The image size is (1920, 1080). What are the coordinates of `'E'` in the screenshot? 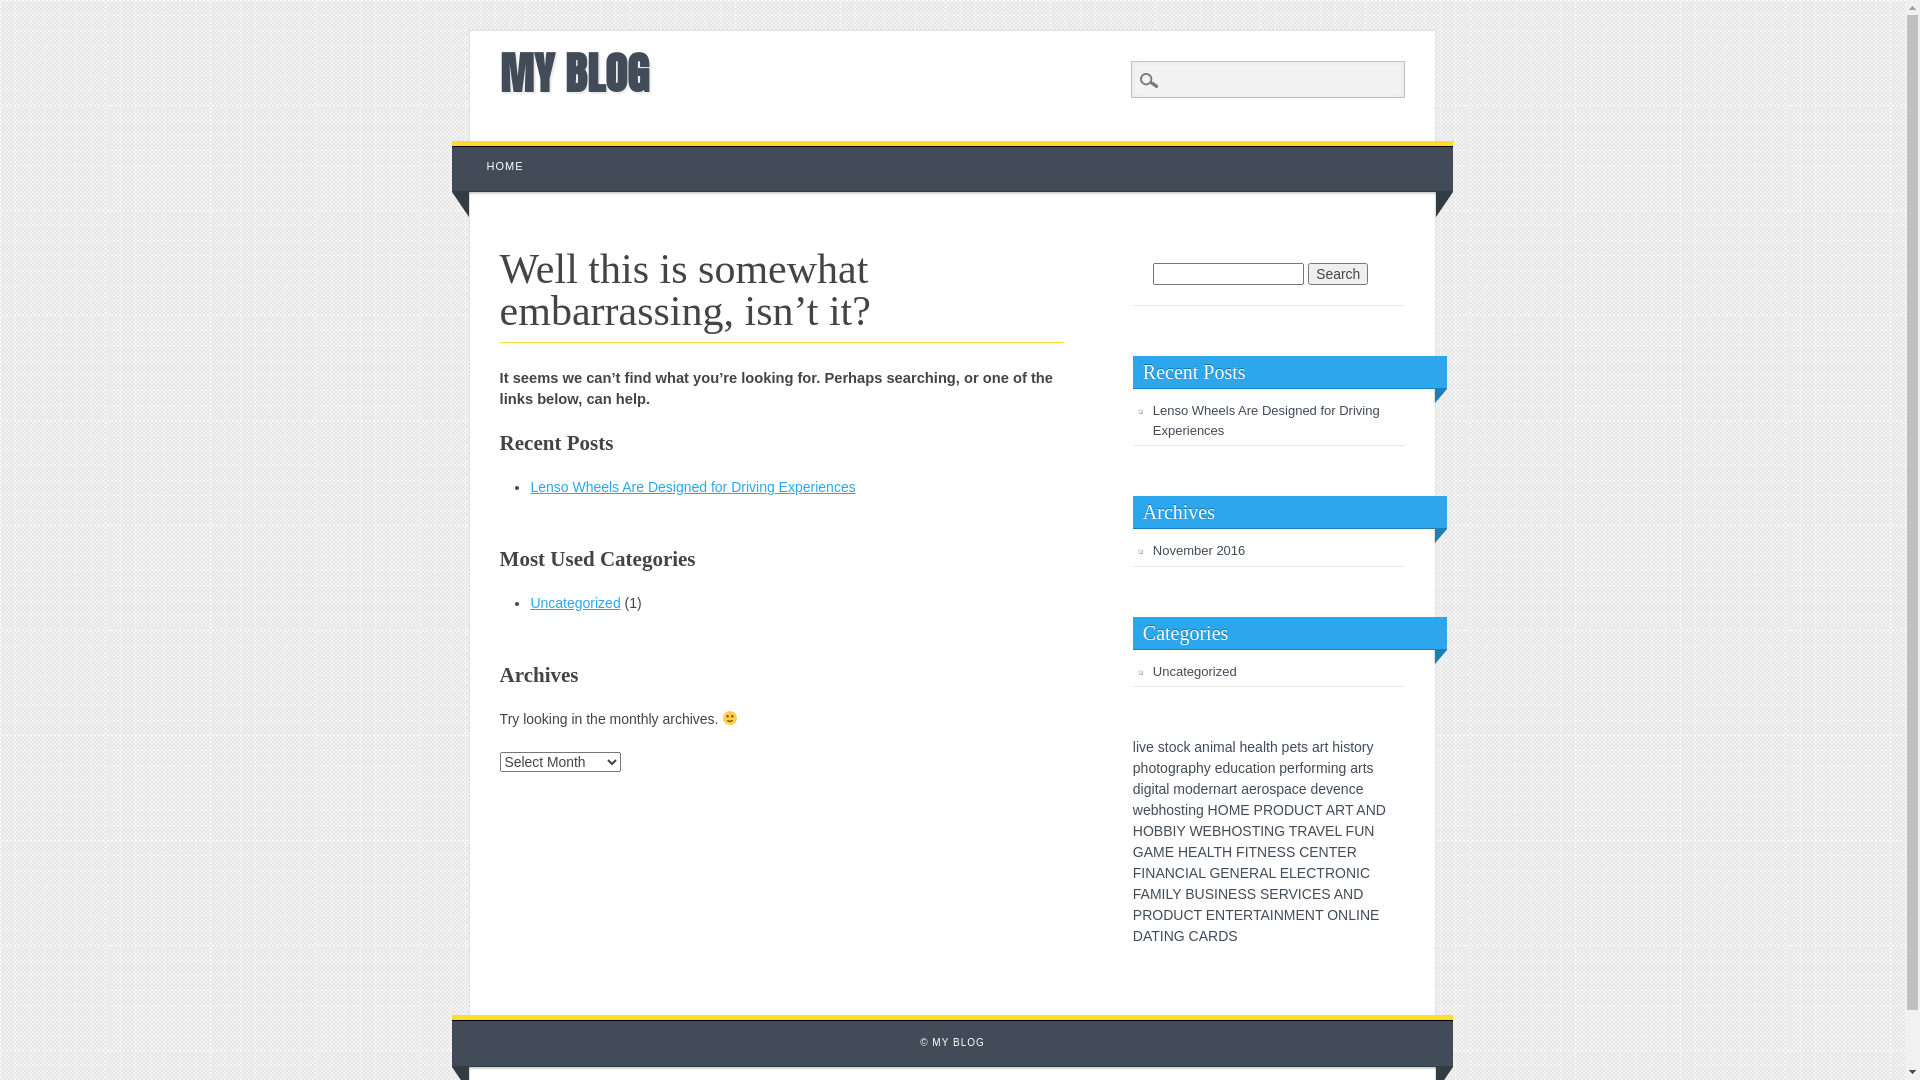 It's located at (1243, 871).